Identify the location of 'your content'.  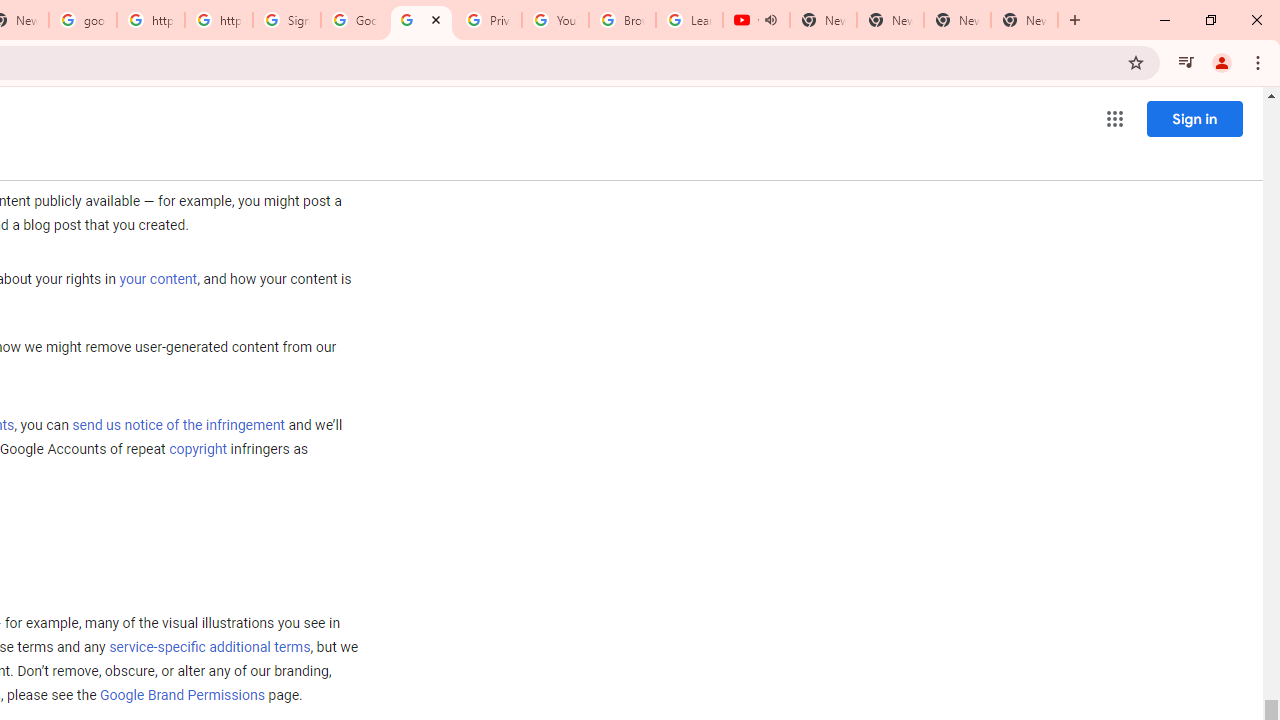
(157, 279).